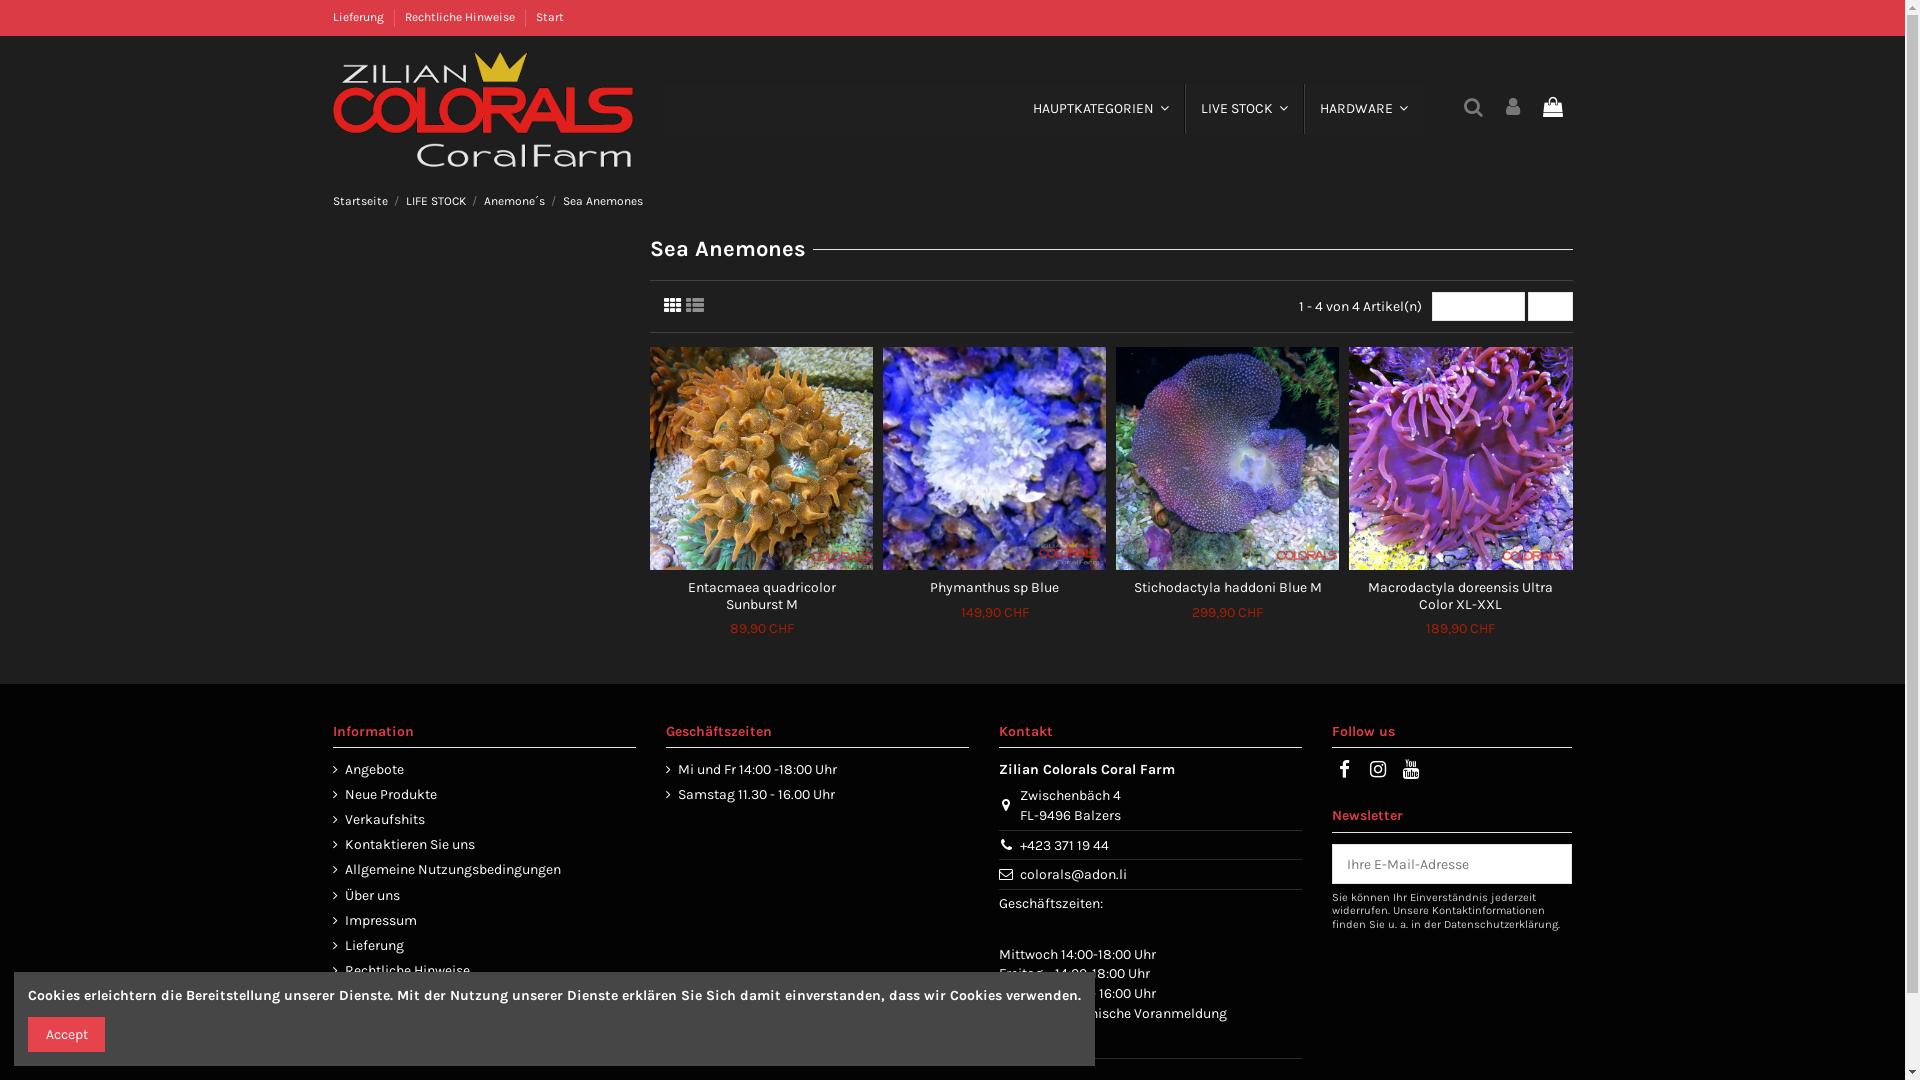 This screenshot has width=1920, height=1080. I want to click on 'Allgemeine Nutzungsbedingungen', so click(331, 869).